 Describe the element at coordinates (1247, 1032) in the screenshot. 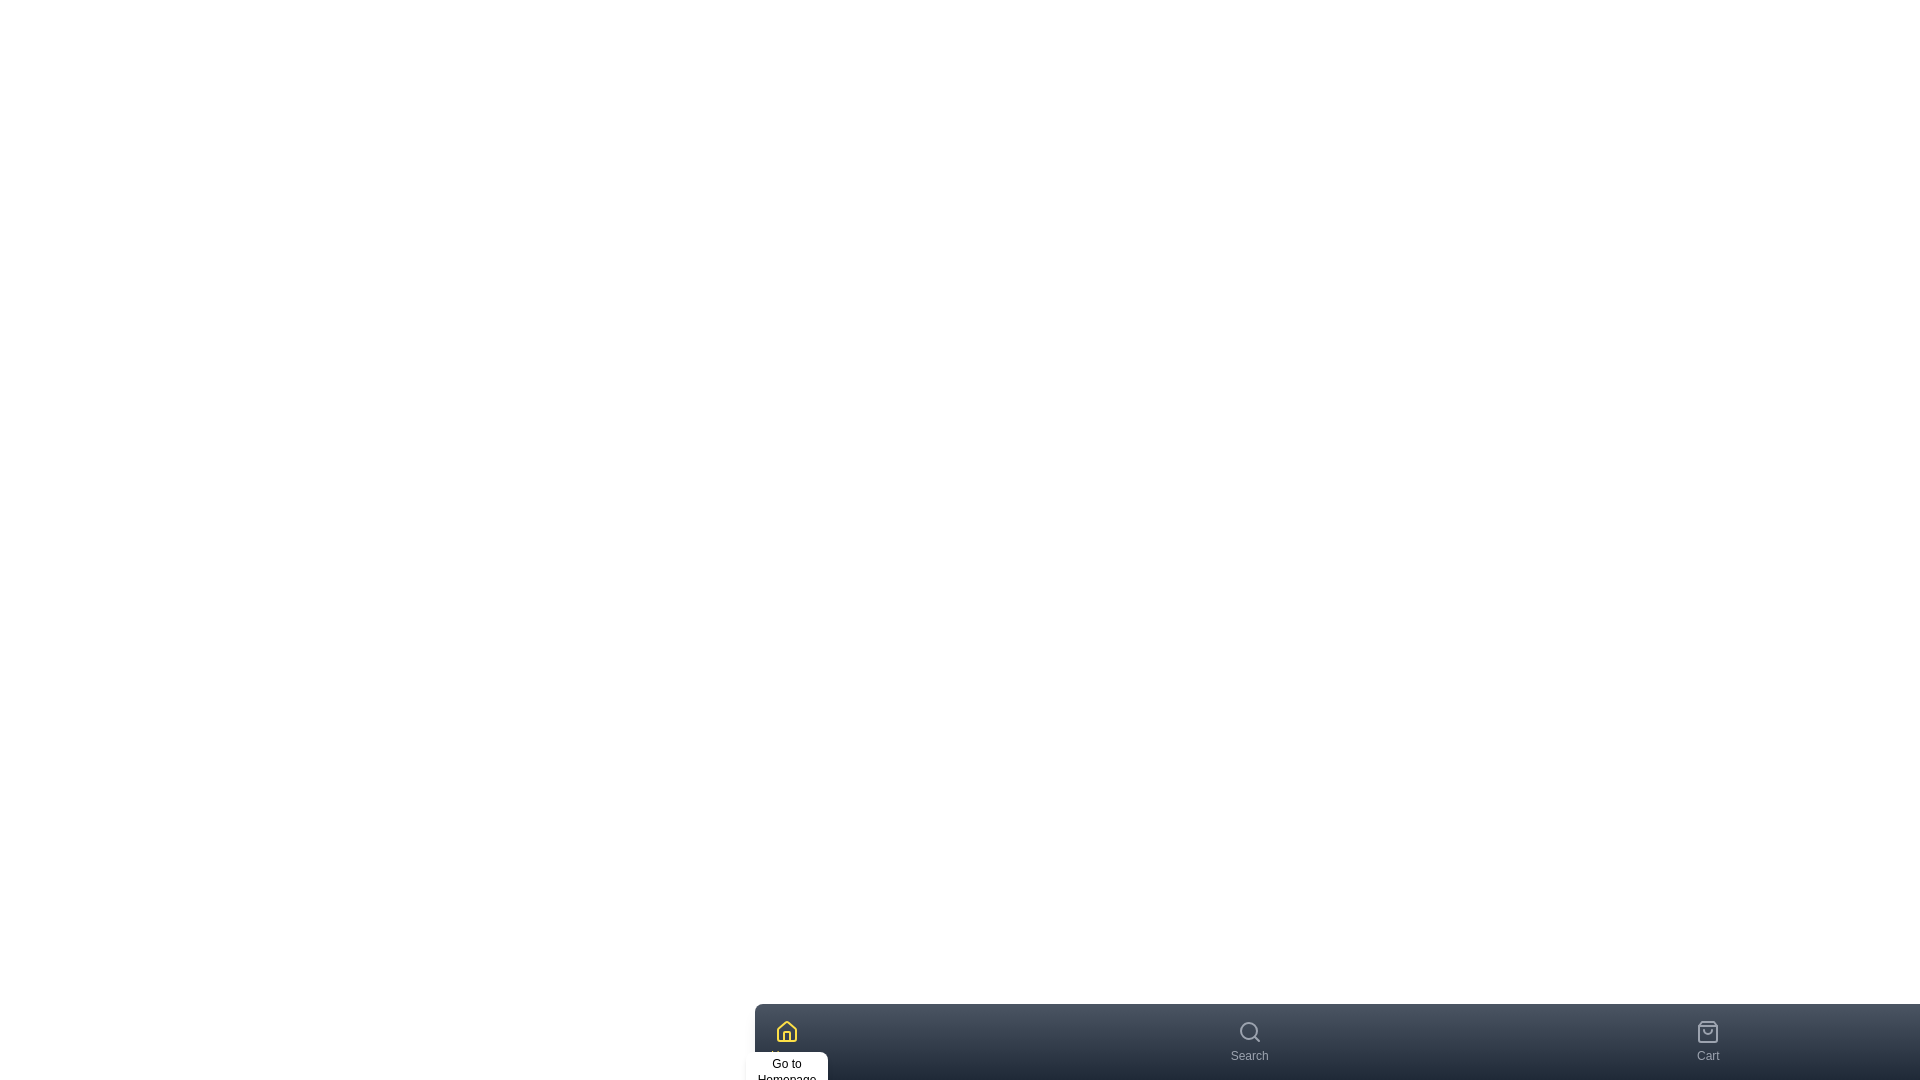

I see `the icon corresponding to Search to view its tooltip` at that location.